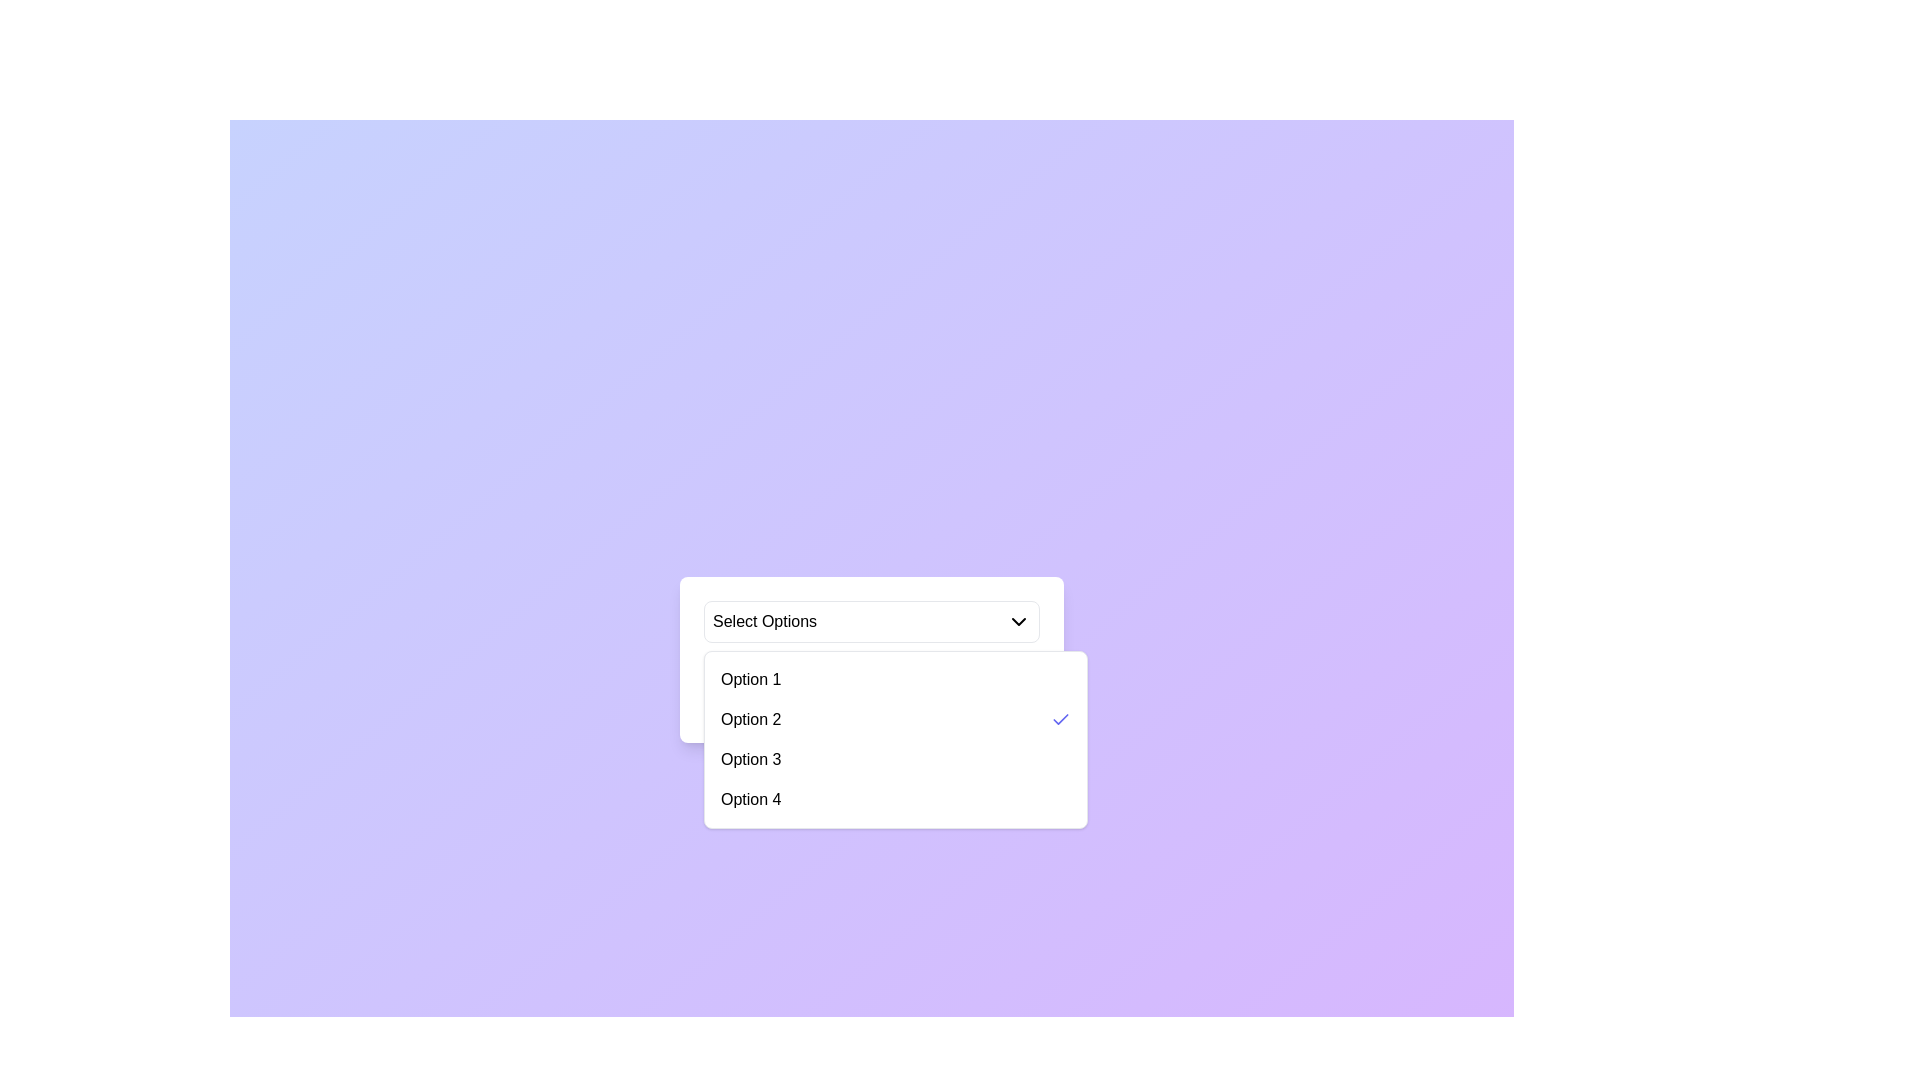  I want to click on the center of the downward arrow icon located on the far-right side of the 'Select Options' drop-down component, so click(1018, 620).